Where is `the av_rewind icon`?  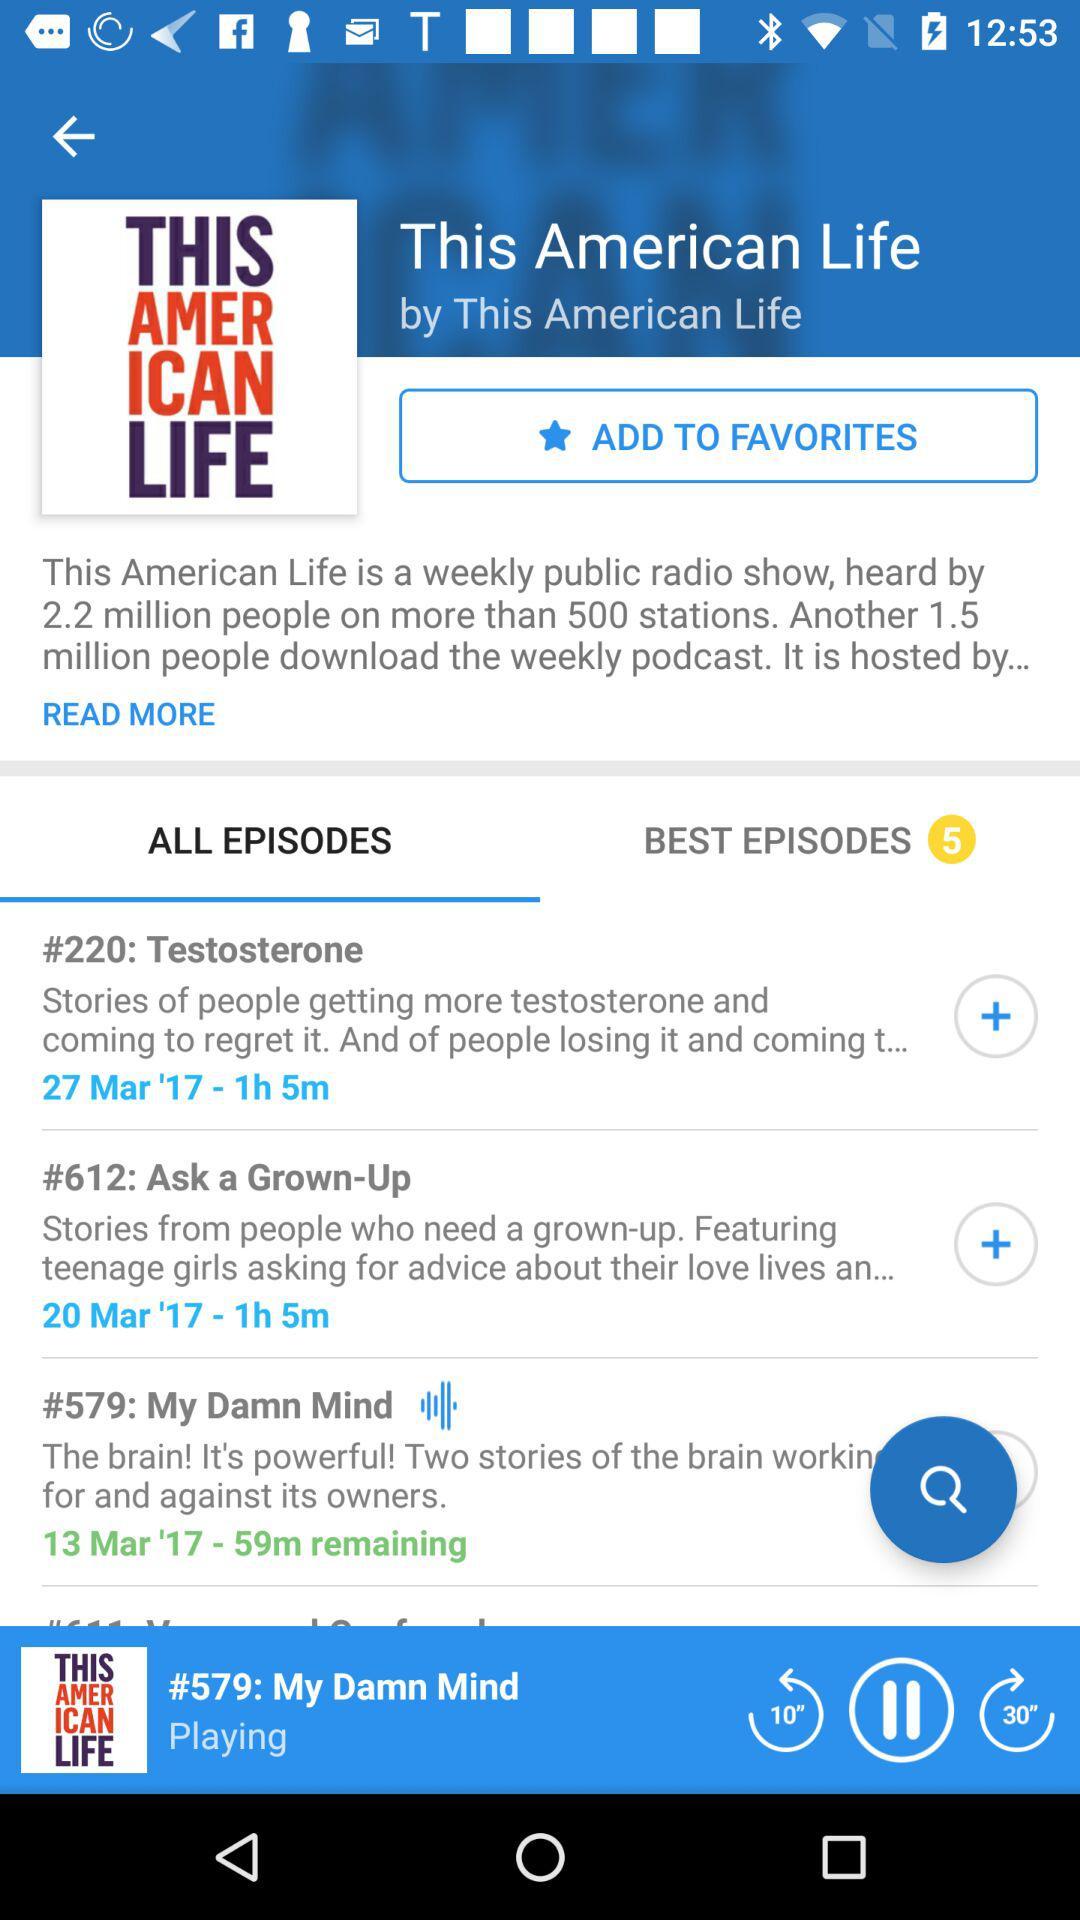
the av_rewind icon is located at coordinates (785, 1708).